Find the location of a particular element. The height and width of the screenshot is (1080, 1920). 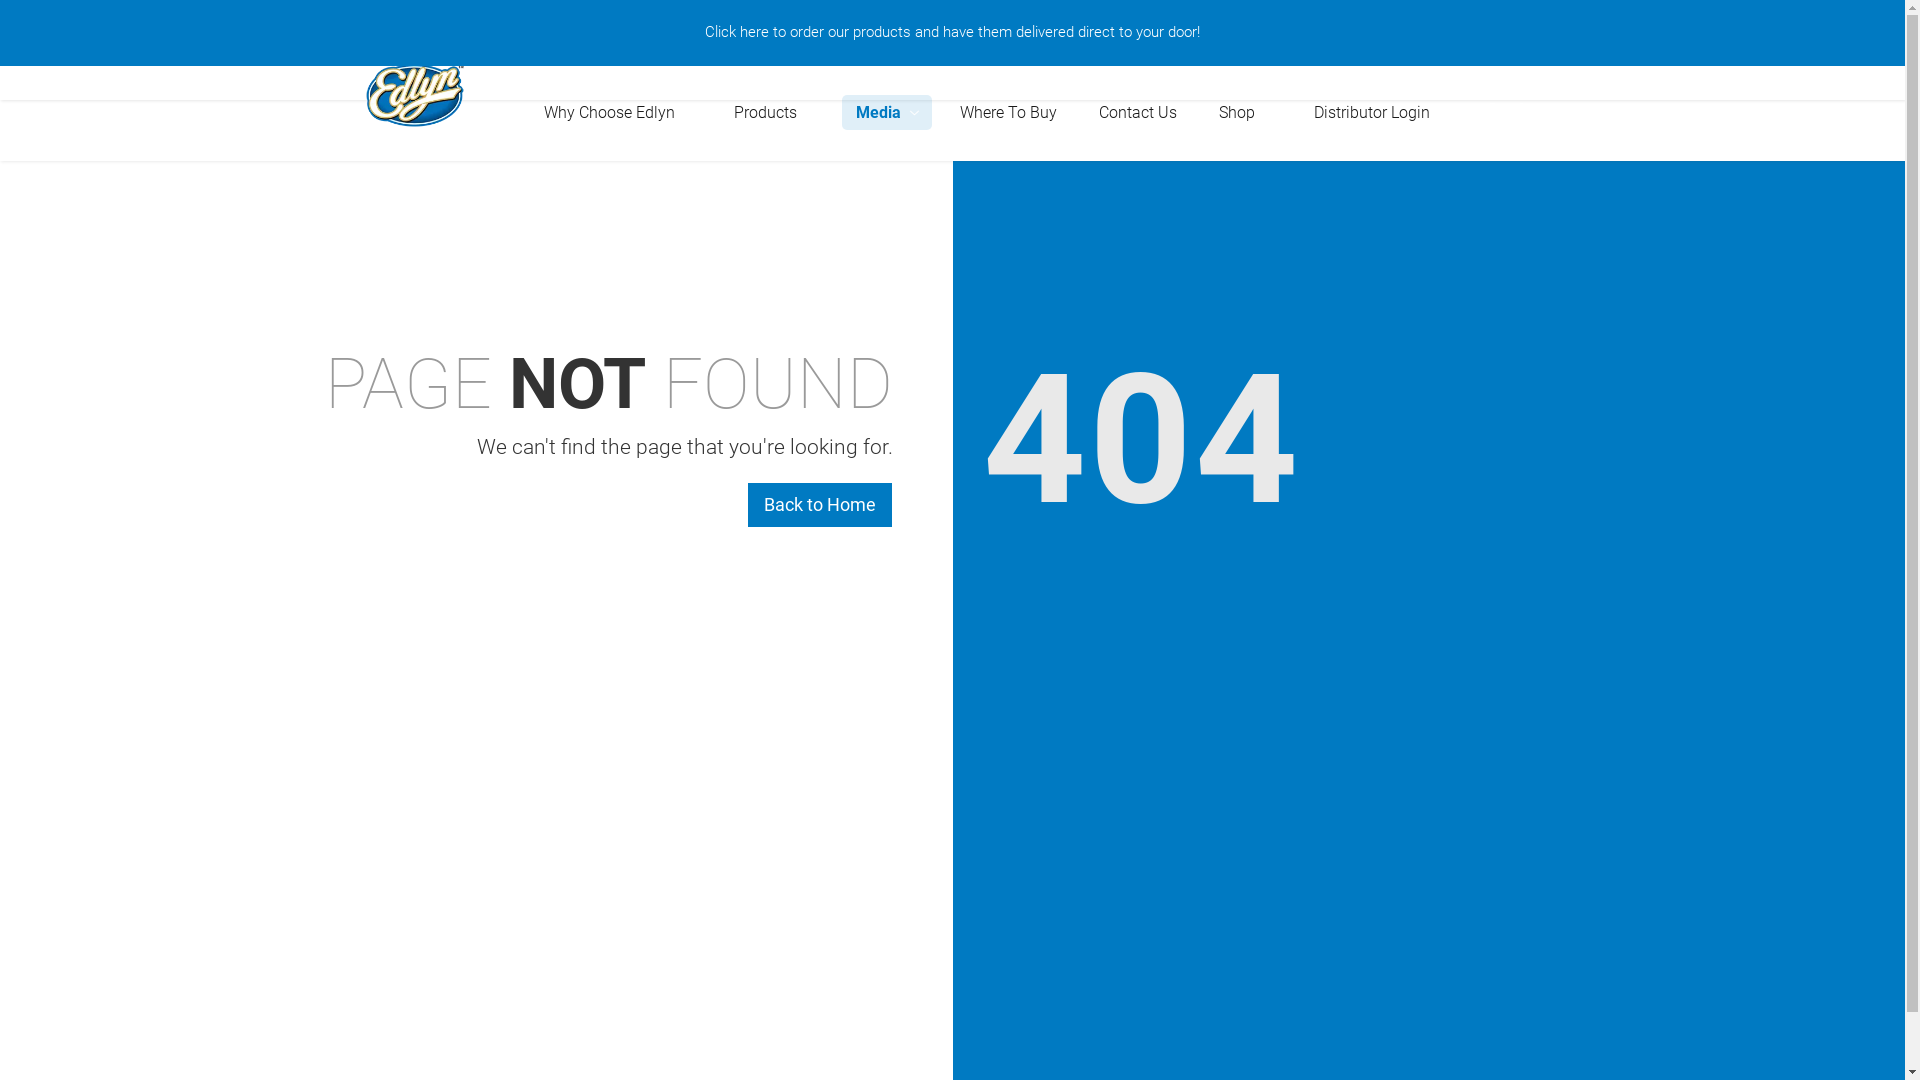

'Back to Home' is located at coordinates (819, 504).